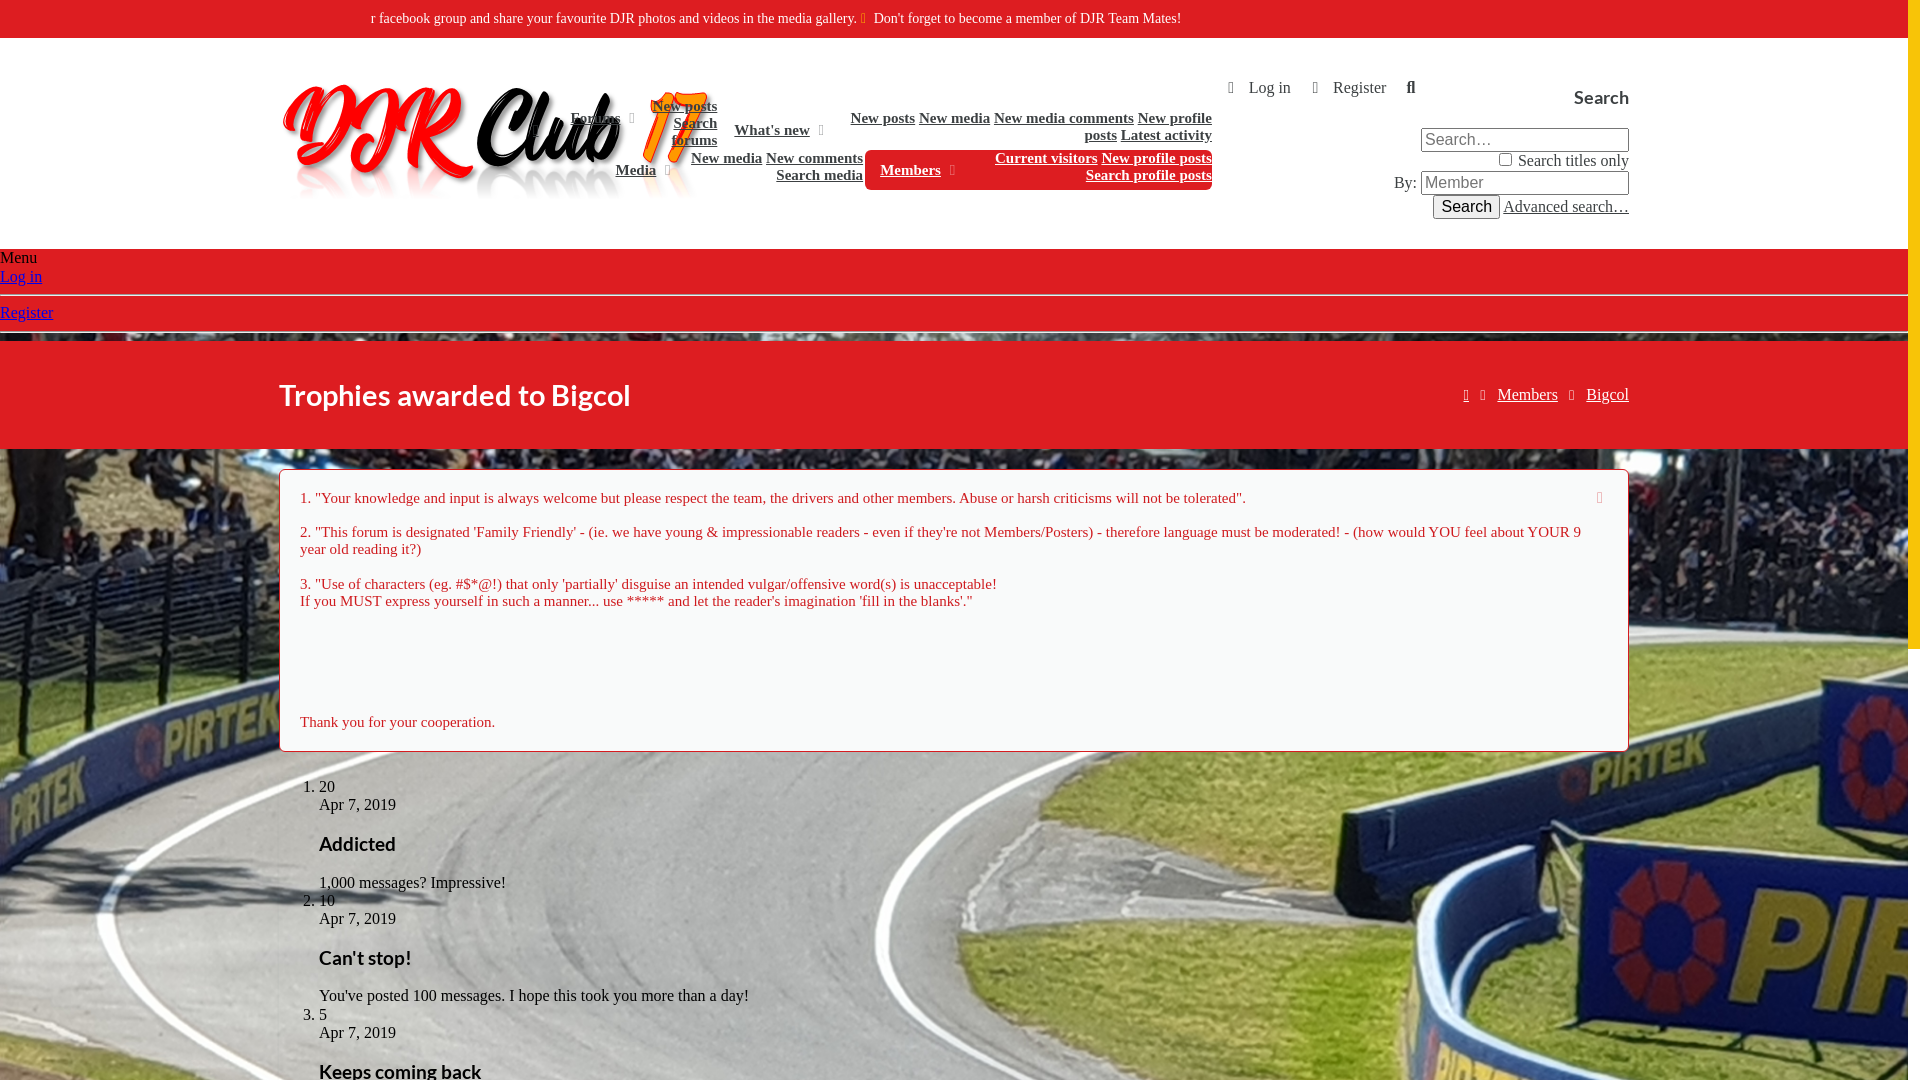  I want to click on 'New media', so click(691, 157).